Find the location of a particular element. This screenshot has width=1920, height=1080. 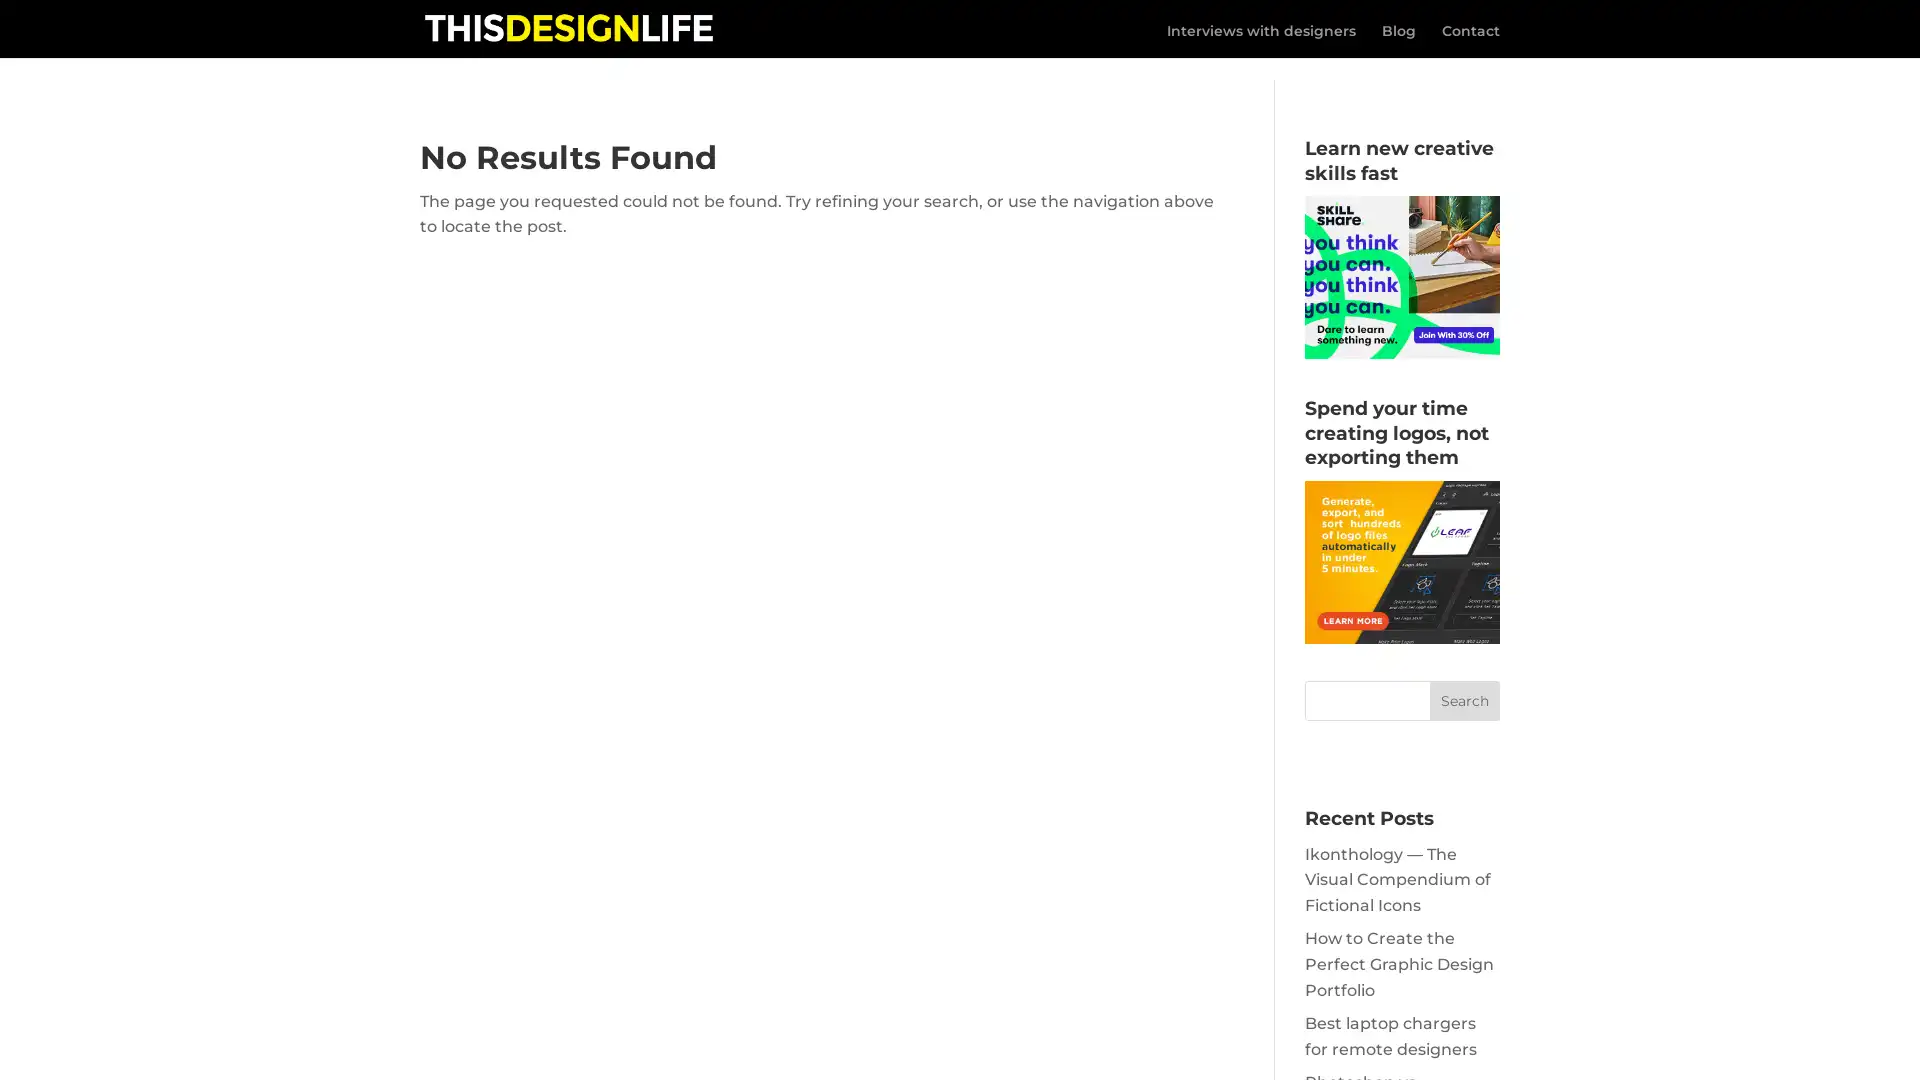

Search is located at coordinates (1464, 676).